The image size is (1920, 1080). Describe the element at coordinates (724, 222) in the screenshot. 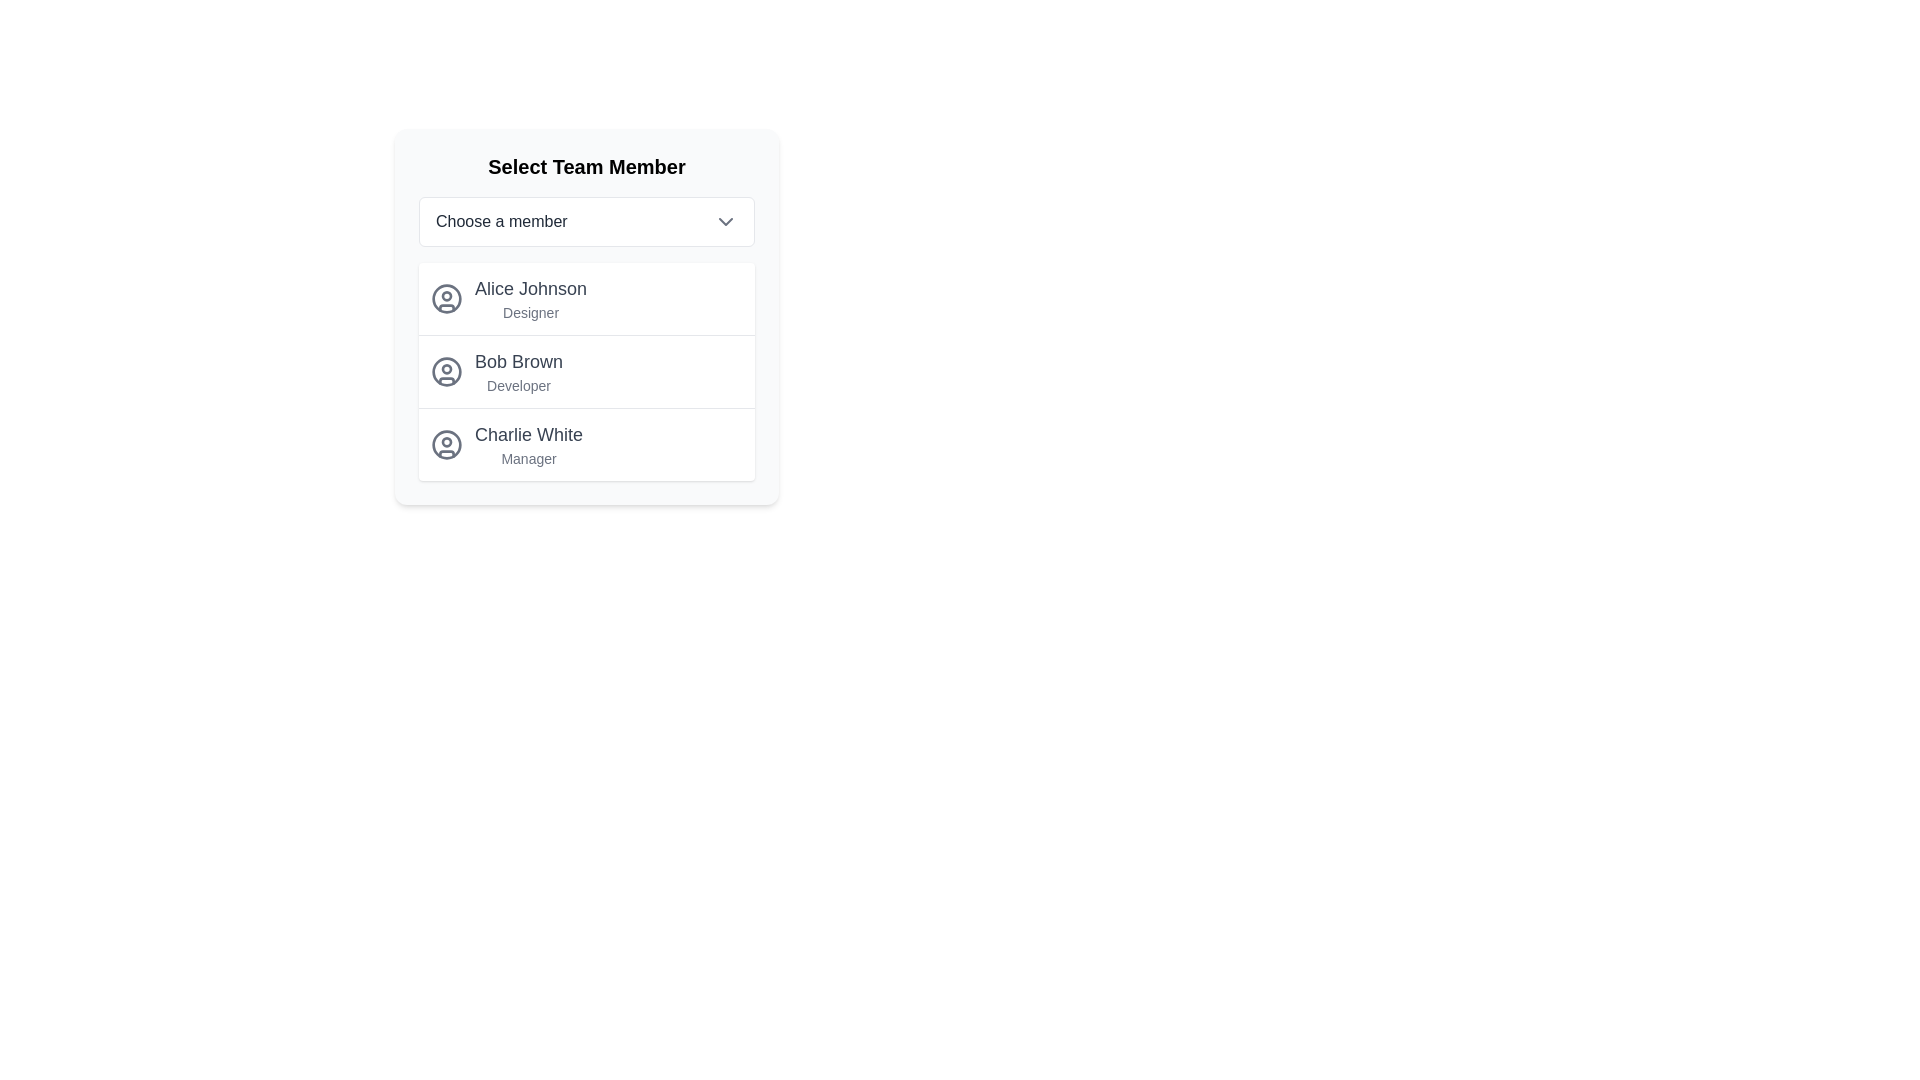

I see `the downward-pointing chevron icon with a gray stroke located in the 'Select Team Member' panel` at that location.